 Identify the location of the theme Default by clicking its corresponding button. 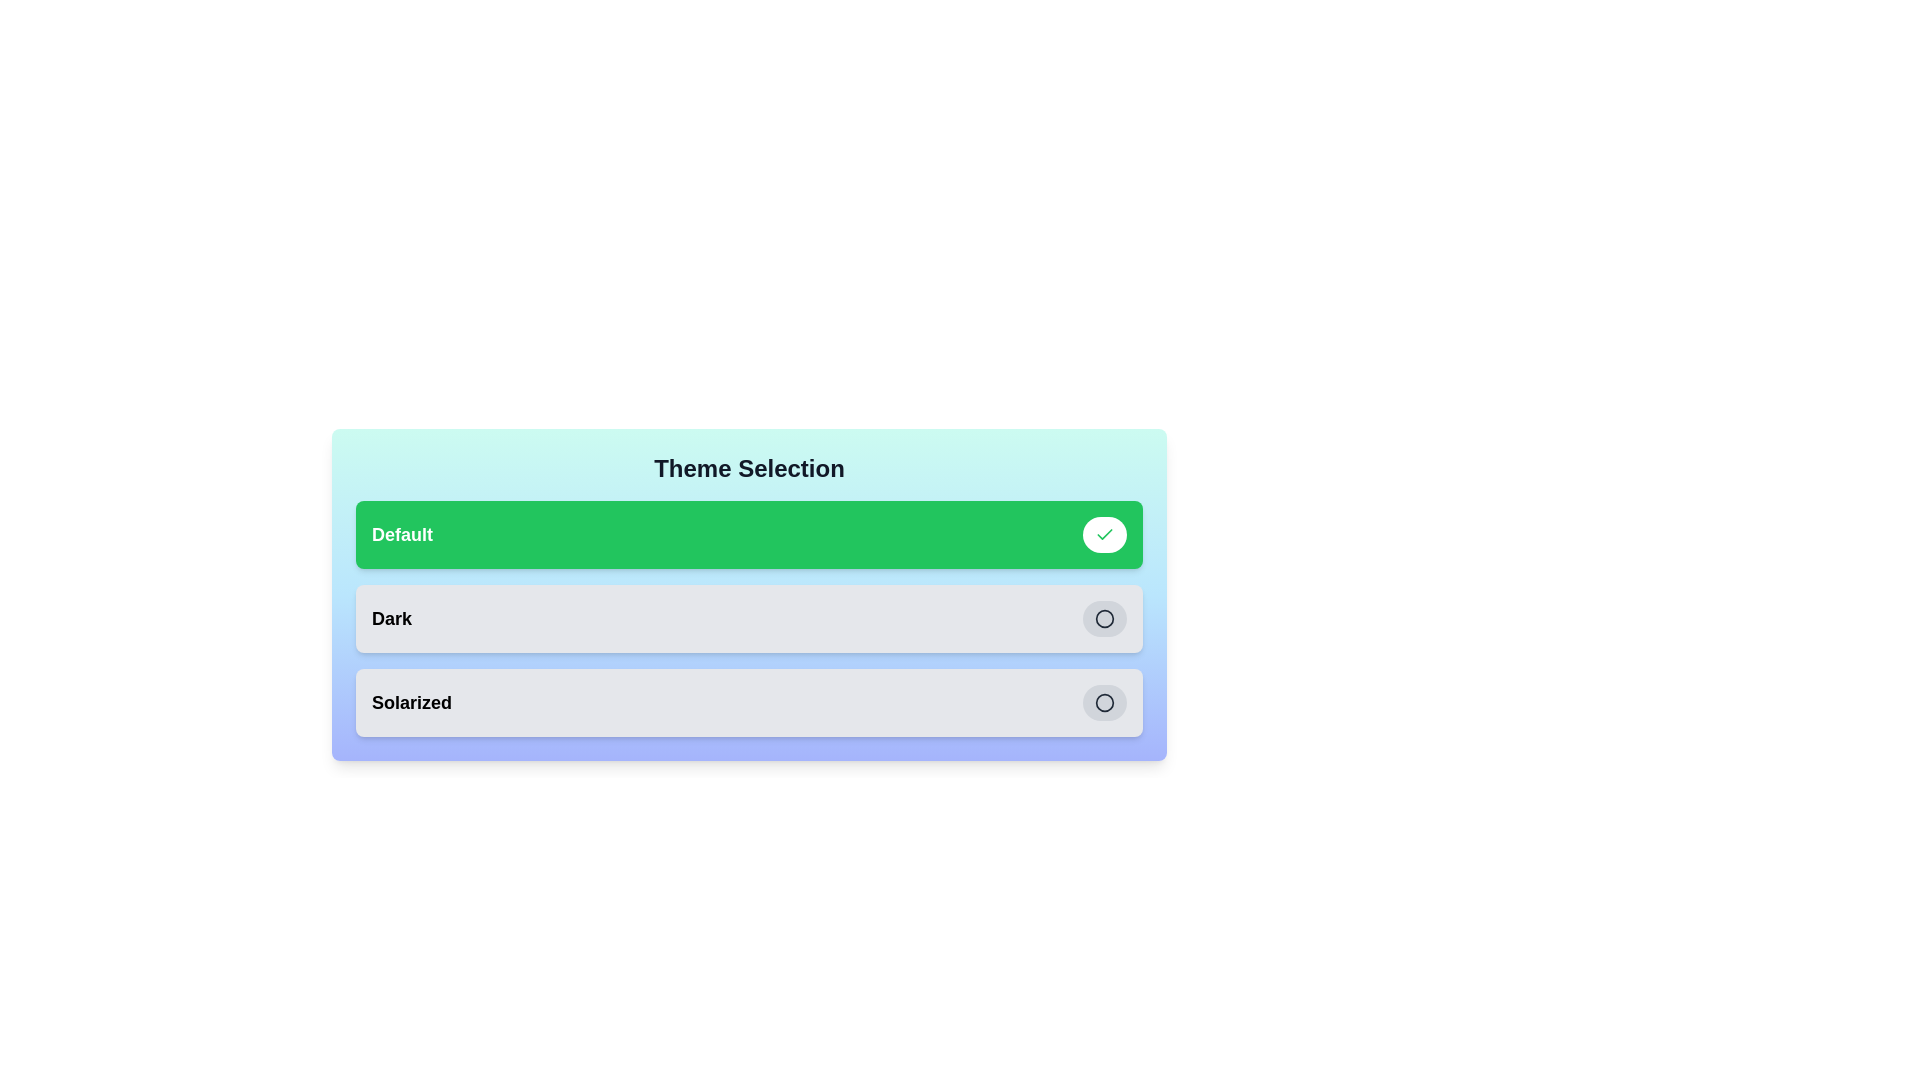
(1103, 534).